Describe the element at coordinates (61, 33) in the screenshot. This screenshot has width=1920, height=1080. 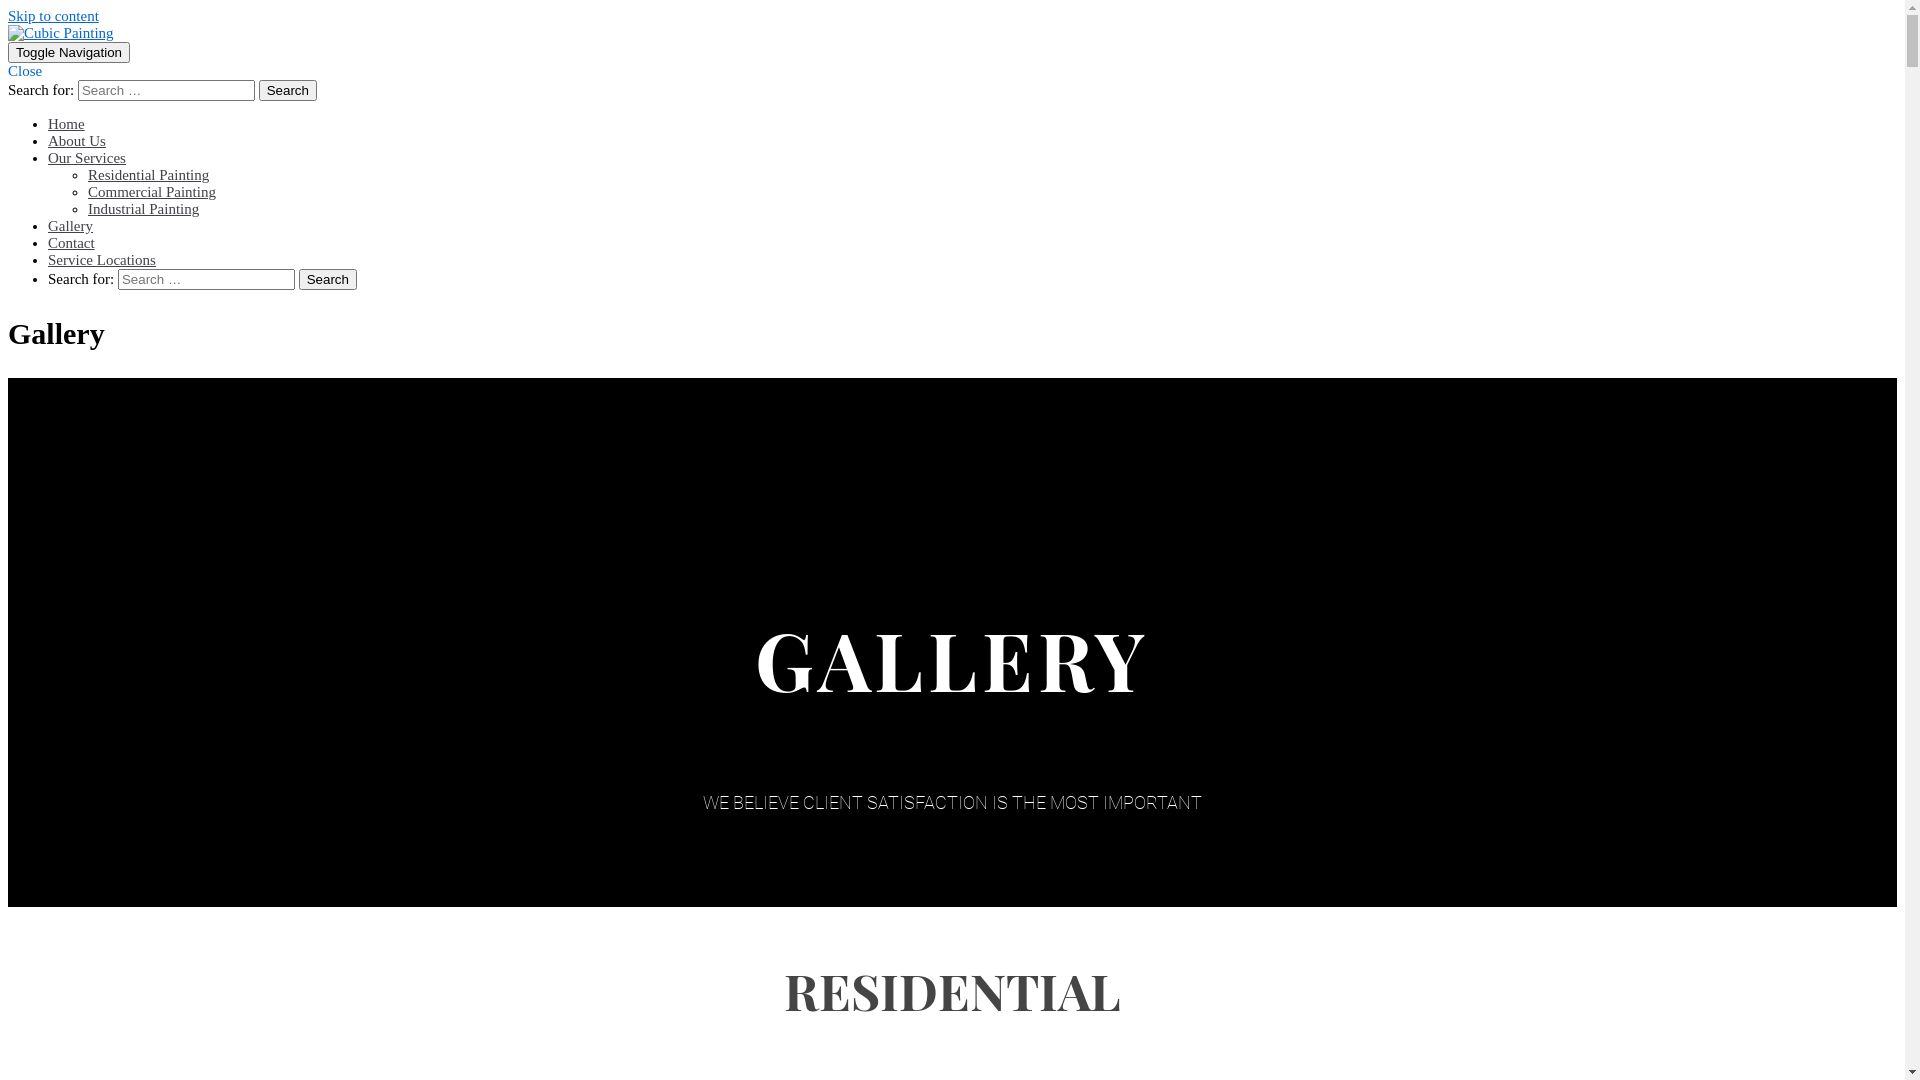
I see `'Cubic Painting '` at that location.